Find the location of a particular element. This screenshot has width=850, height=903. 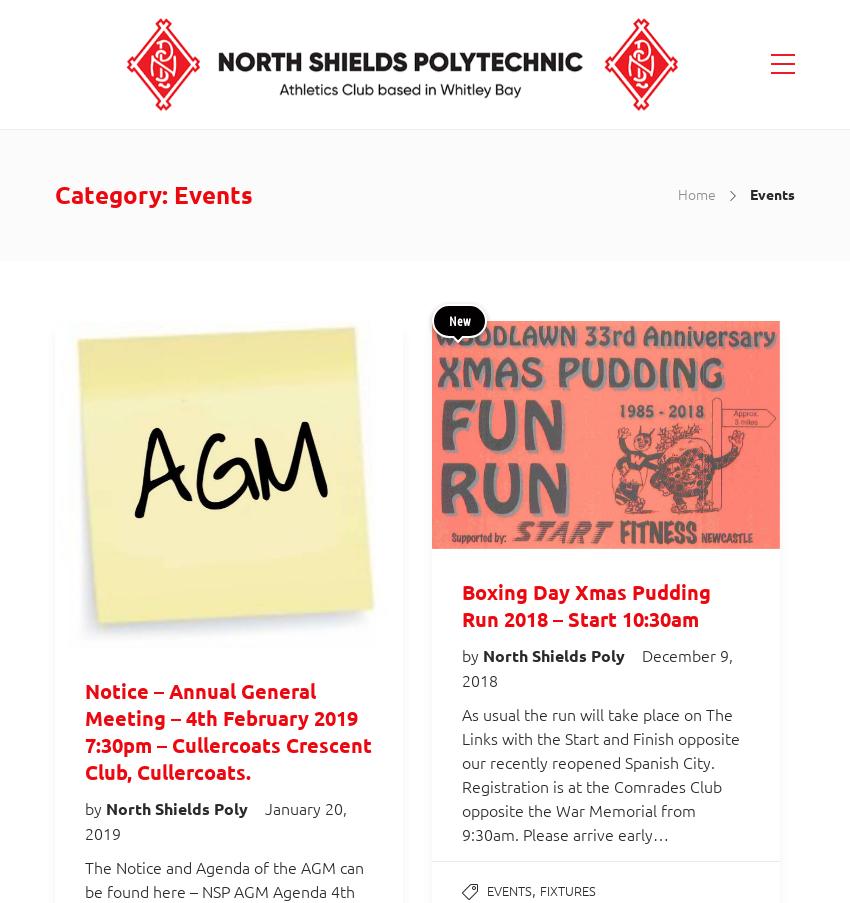

'Boxing Day Xmas Pudding Run 2018 – Start 10:30am' is located at coordinates (586, 605).